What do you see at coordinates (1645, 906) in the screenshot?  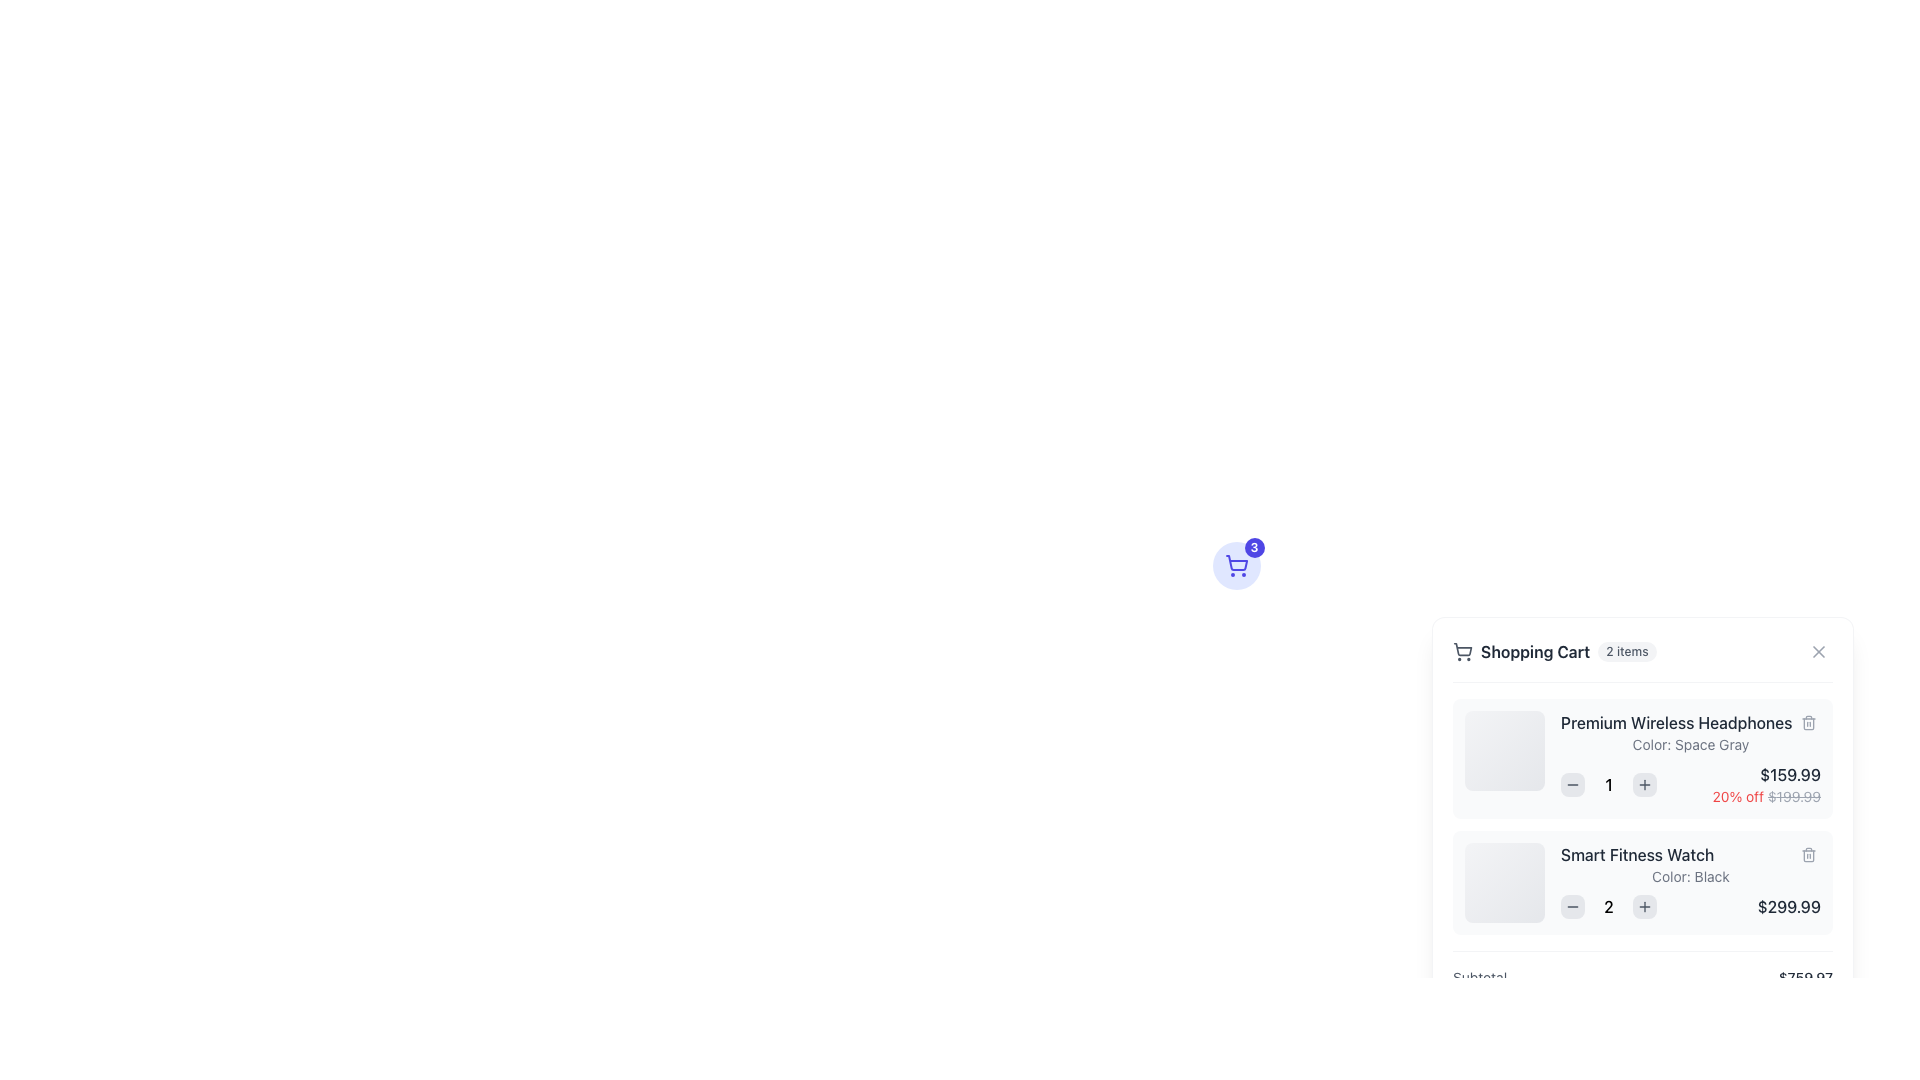 I see `the increment button to increase the quantity of the 'Smart Fitness Watch' item in the shopping cart interface, which is located to the immediate right of the displayed quantity '2'` at bounding box center [1645, 906].